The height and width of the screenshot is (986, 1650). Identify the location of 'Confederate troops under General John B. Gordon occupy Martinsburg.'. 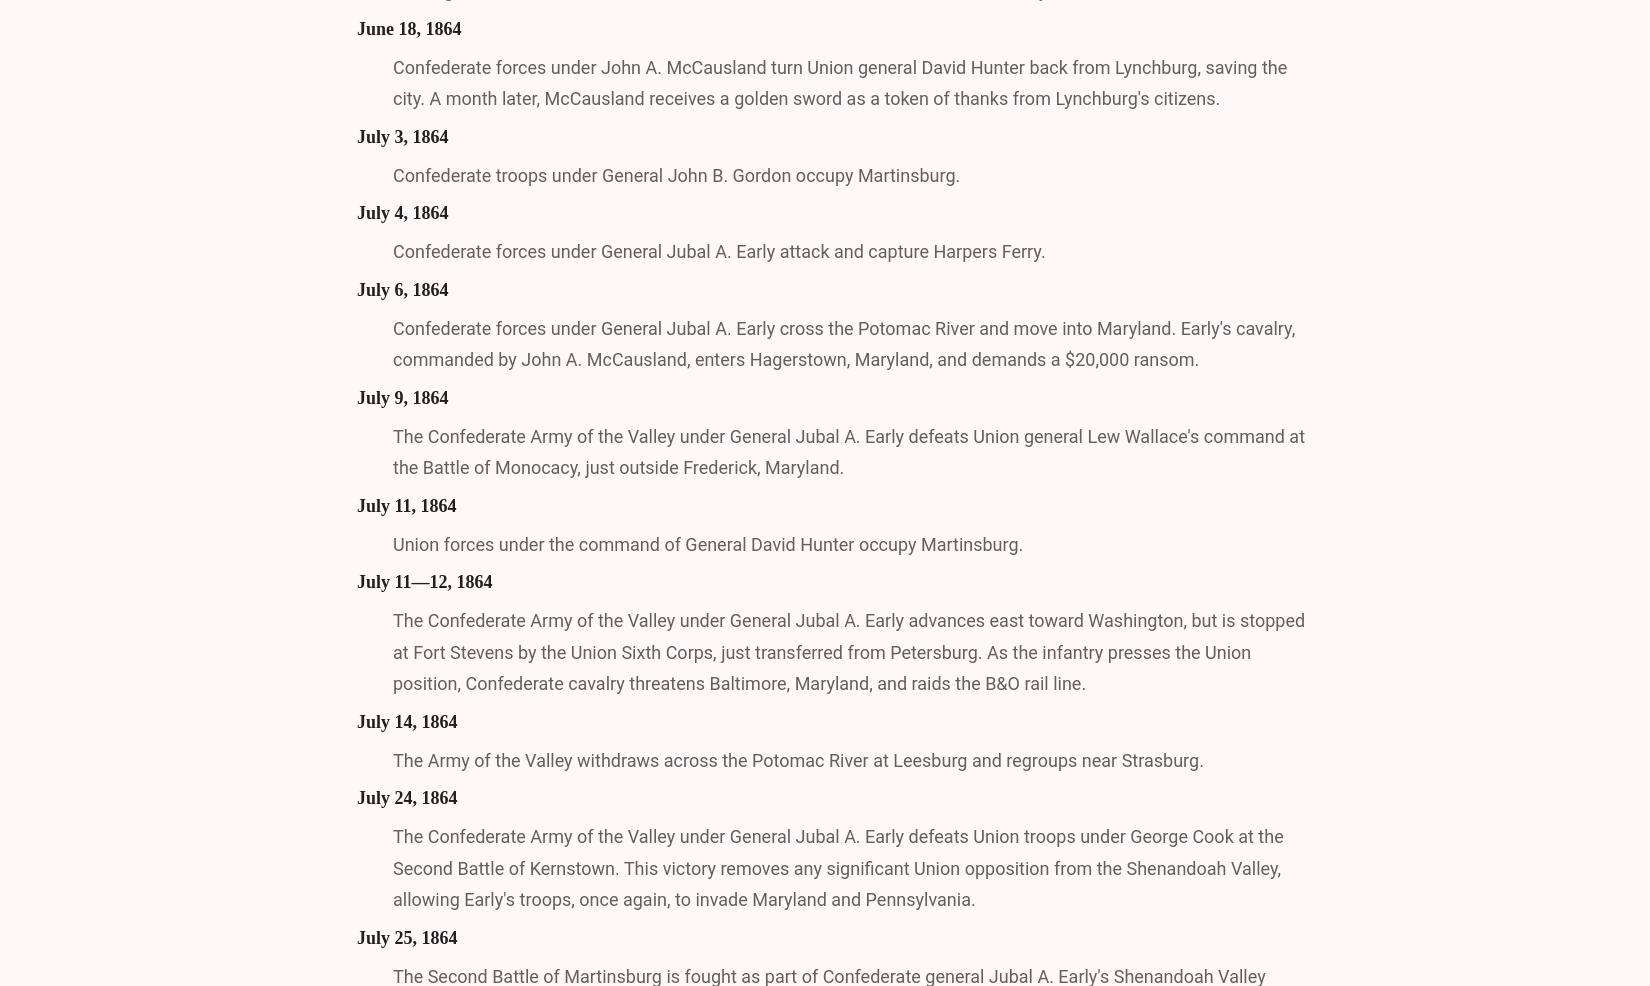
(675, 173).